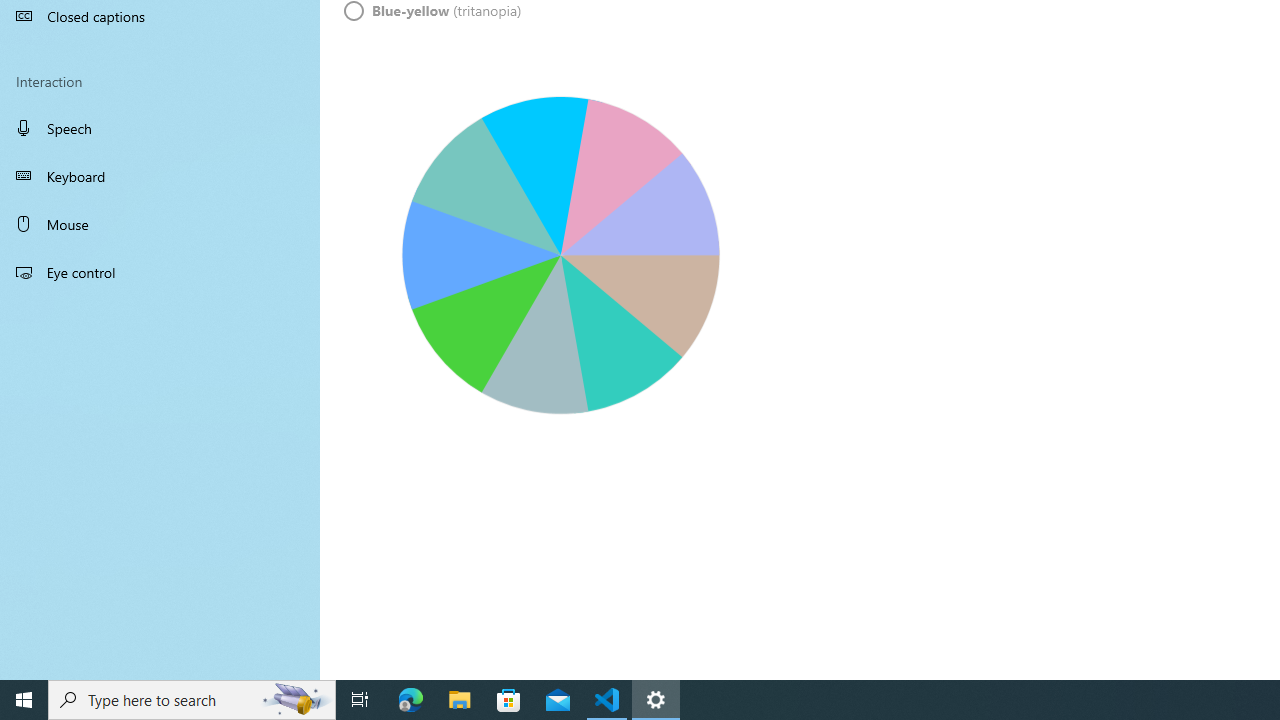 This screenshot has height=720, width=1280. What do you see at coordinates (160, 175) in the screenshot?
I see `'Keyboard'` at bounding box center [160, 175].